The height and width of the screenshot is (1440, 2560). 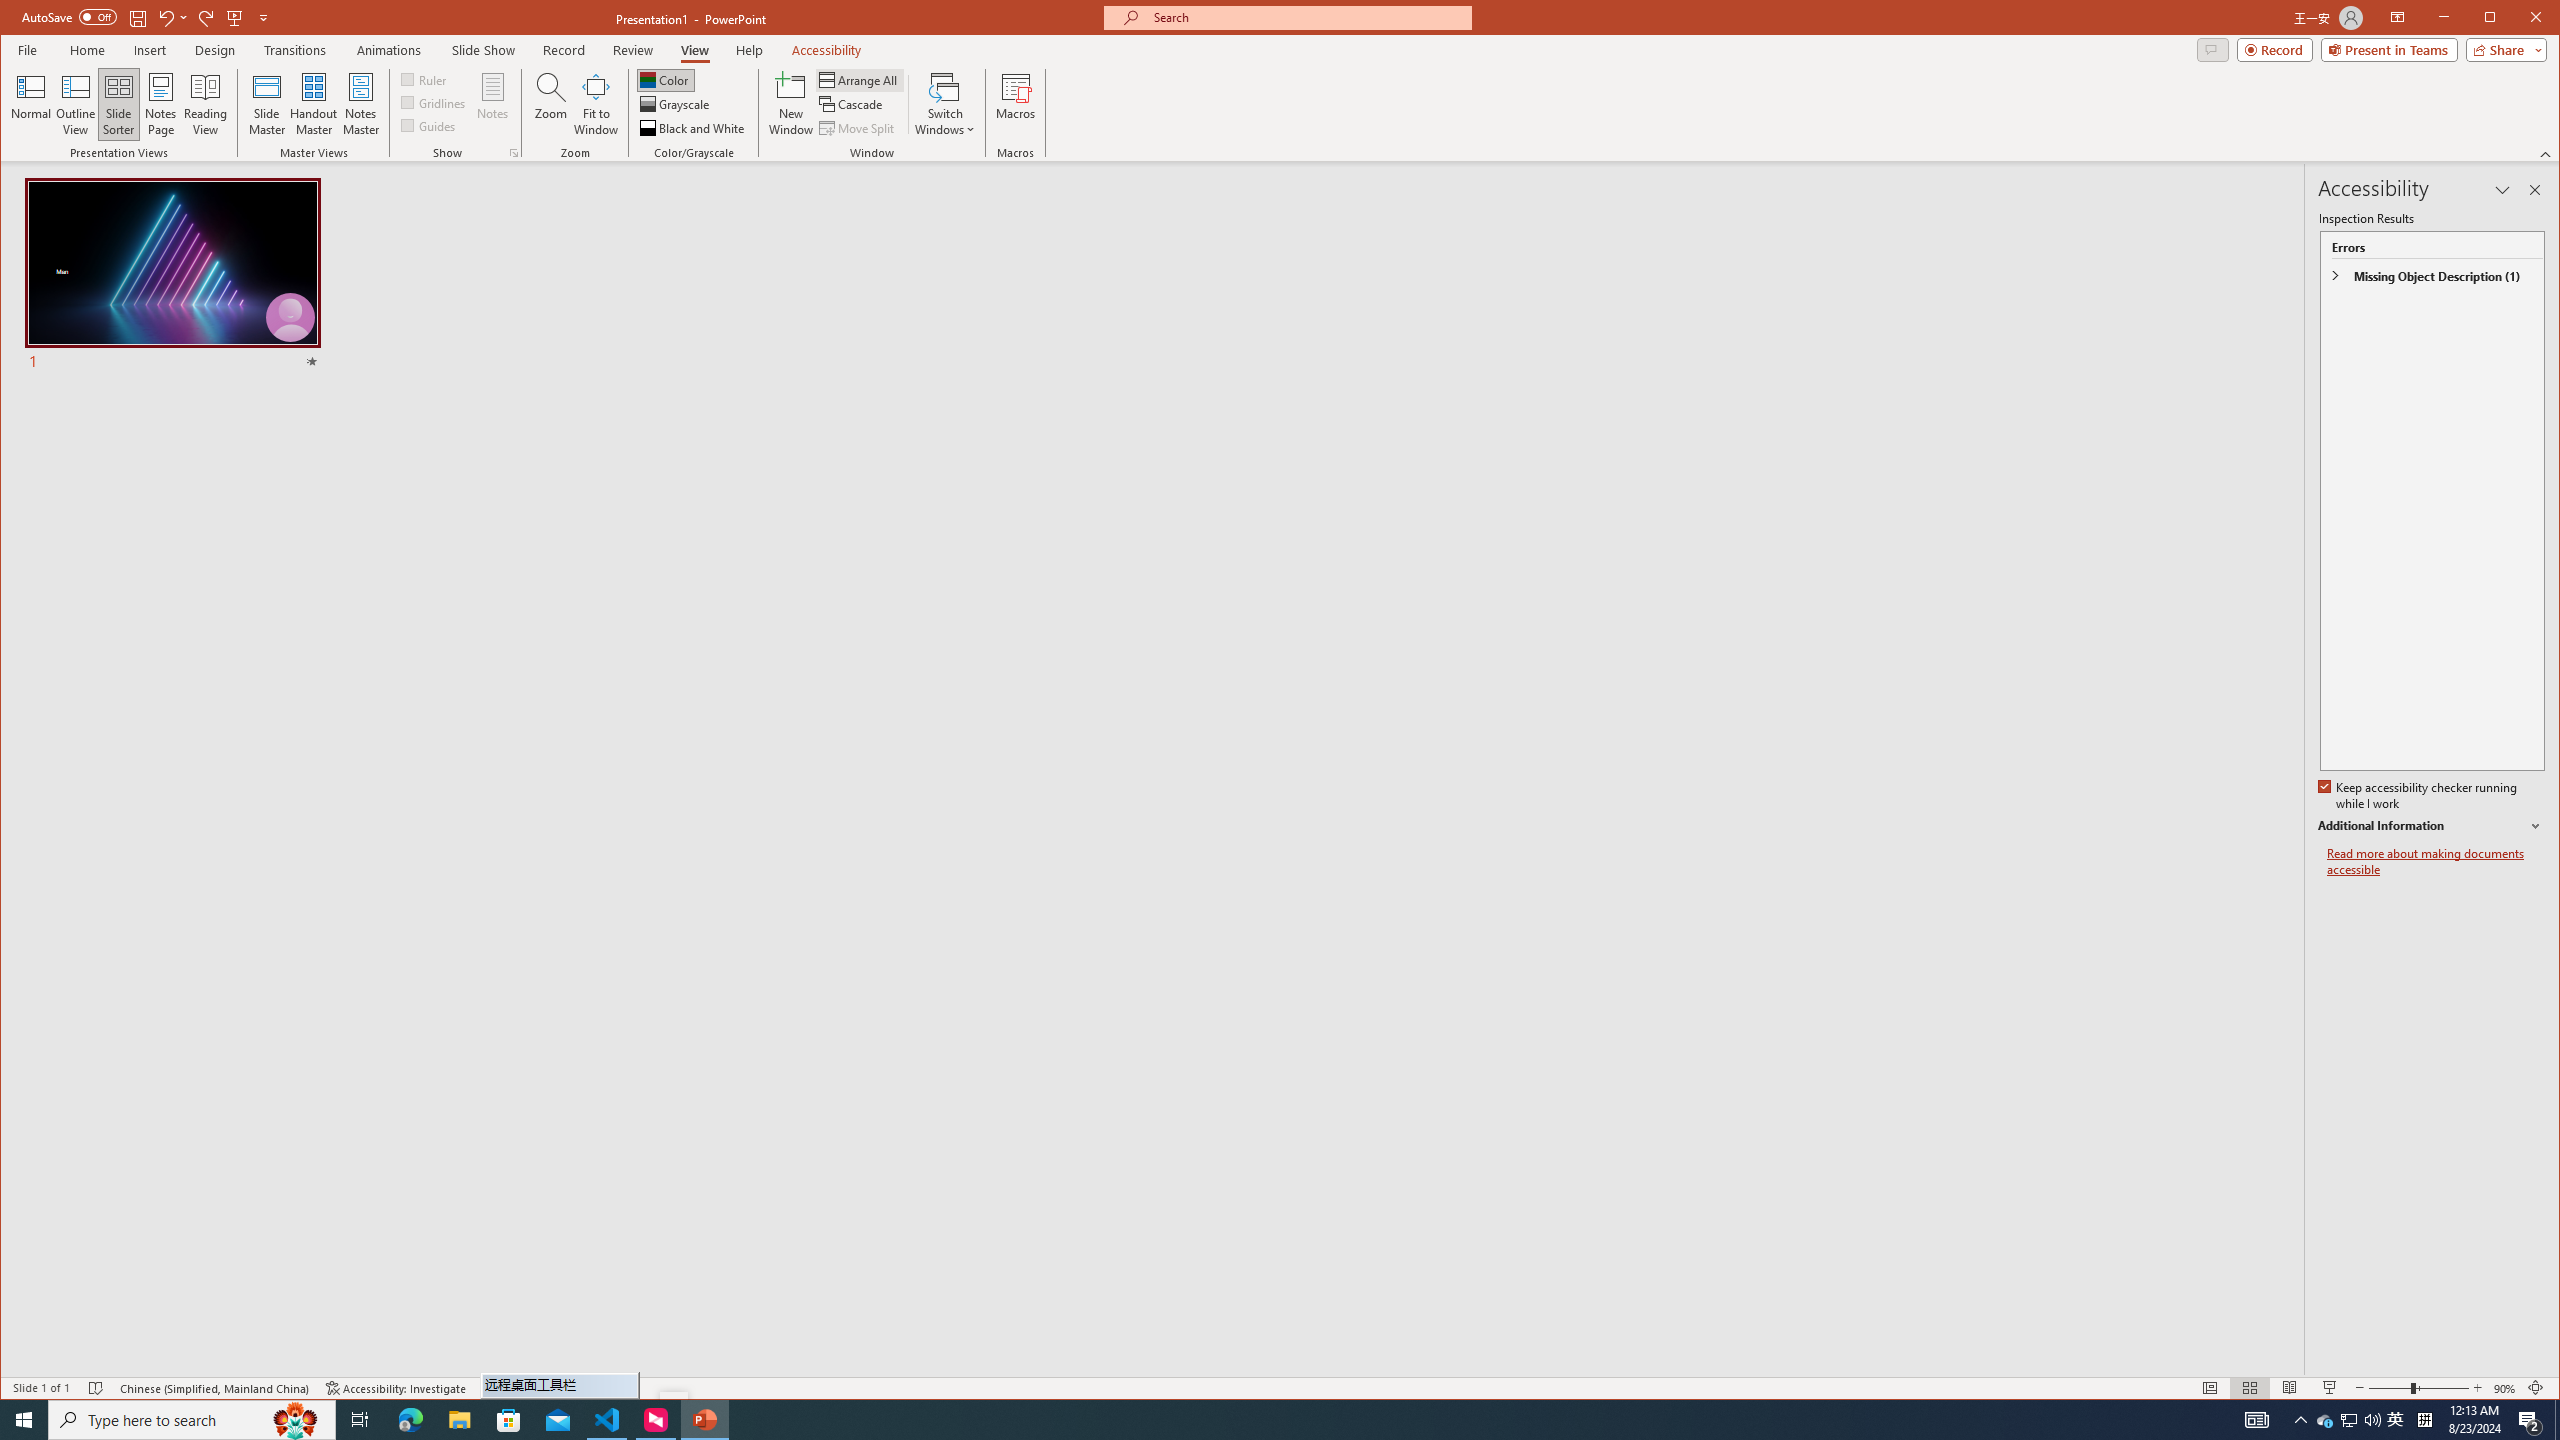 What do you see at coordinates (2519, 19) in the screenshot?
I see `'Maximize'` at bounding box center [2519, 19].